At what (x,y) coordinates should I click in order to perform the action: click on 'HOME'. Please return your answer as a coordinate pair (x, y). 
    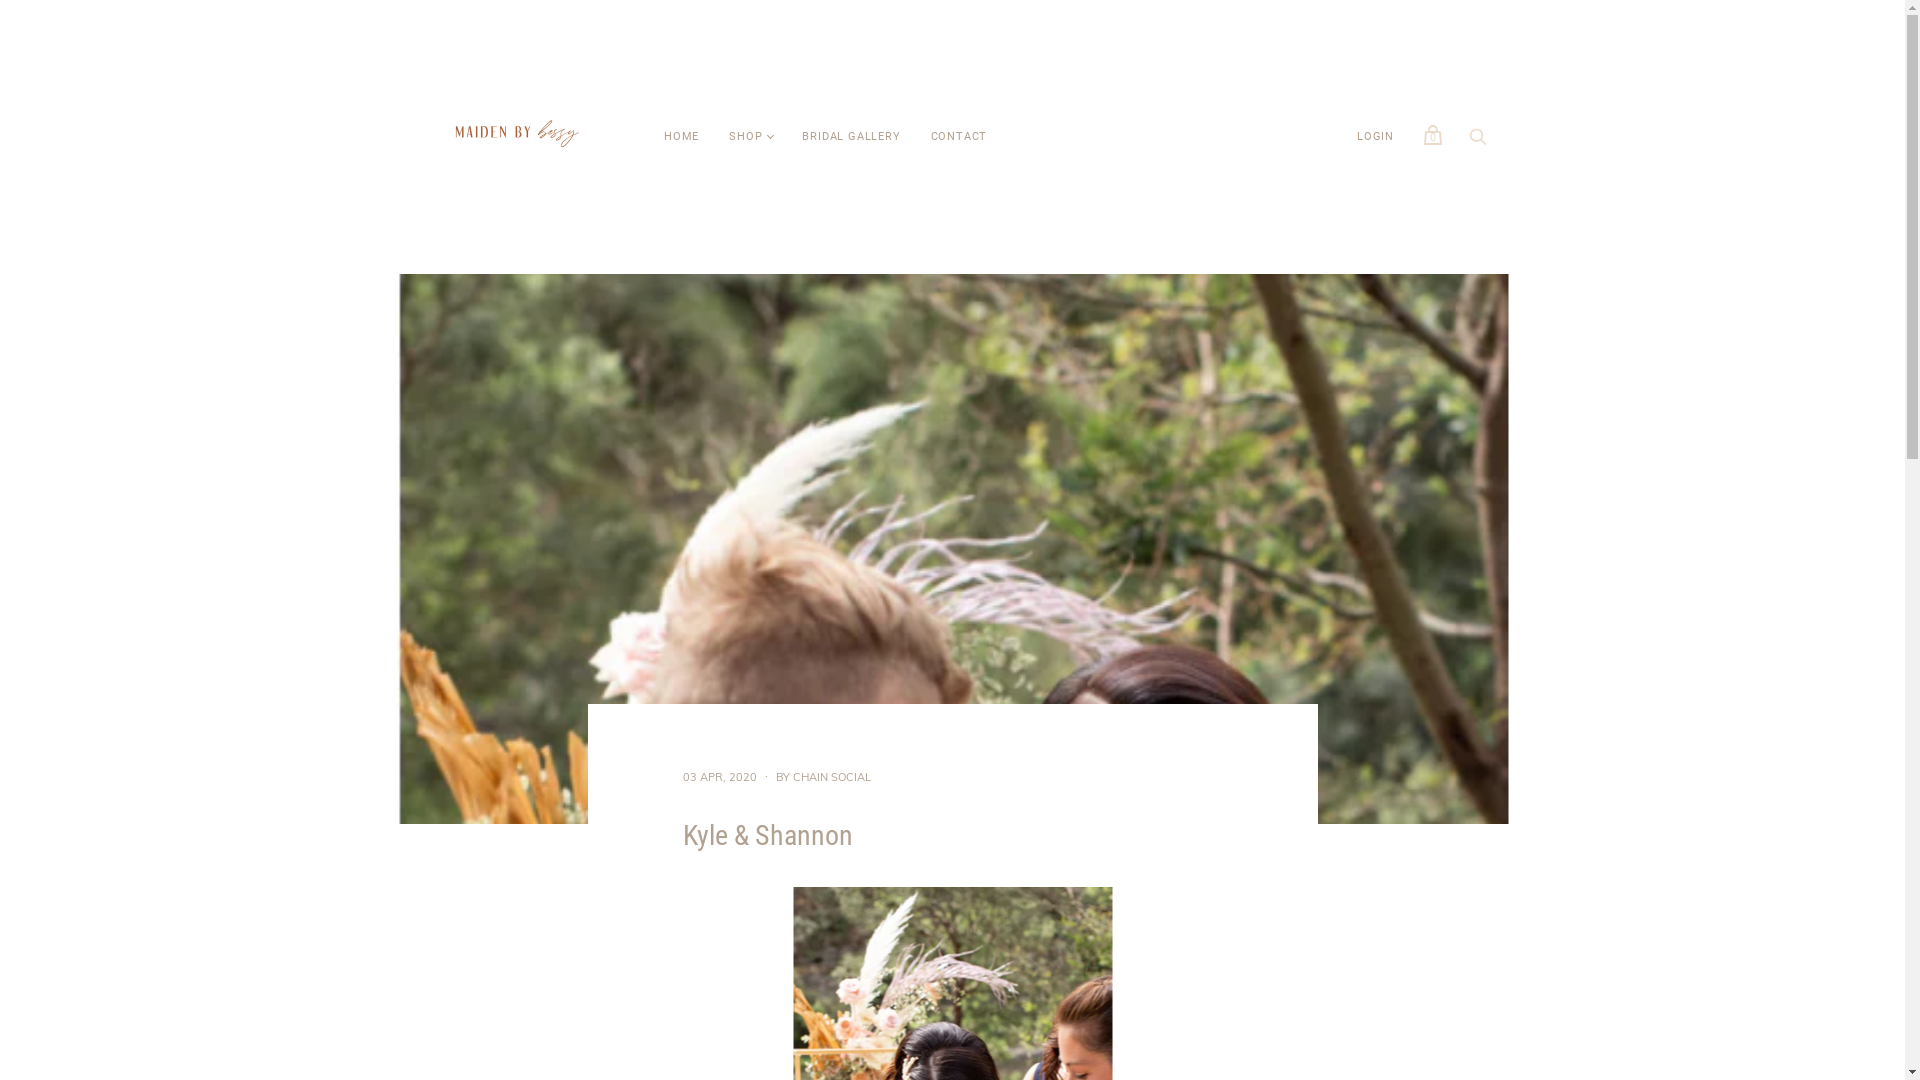
    Looking at the image, I should click on (681, 136).